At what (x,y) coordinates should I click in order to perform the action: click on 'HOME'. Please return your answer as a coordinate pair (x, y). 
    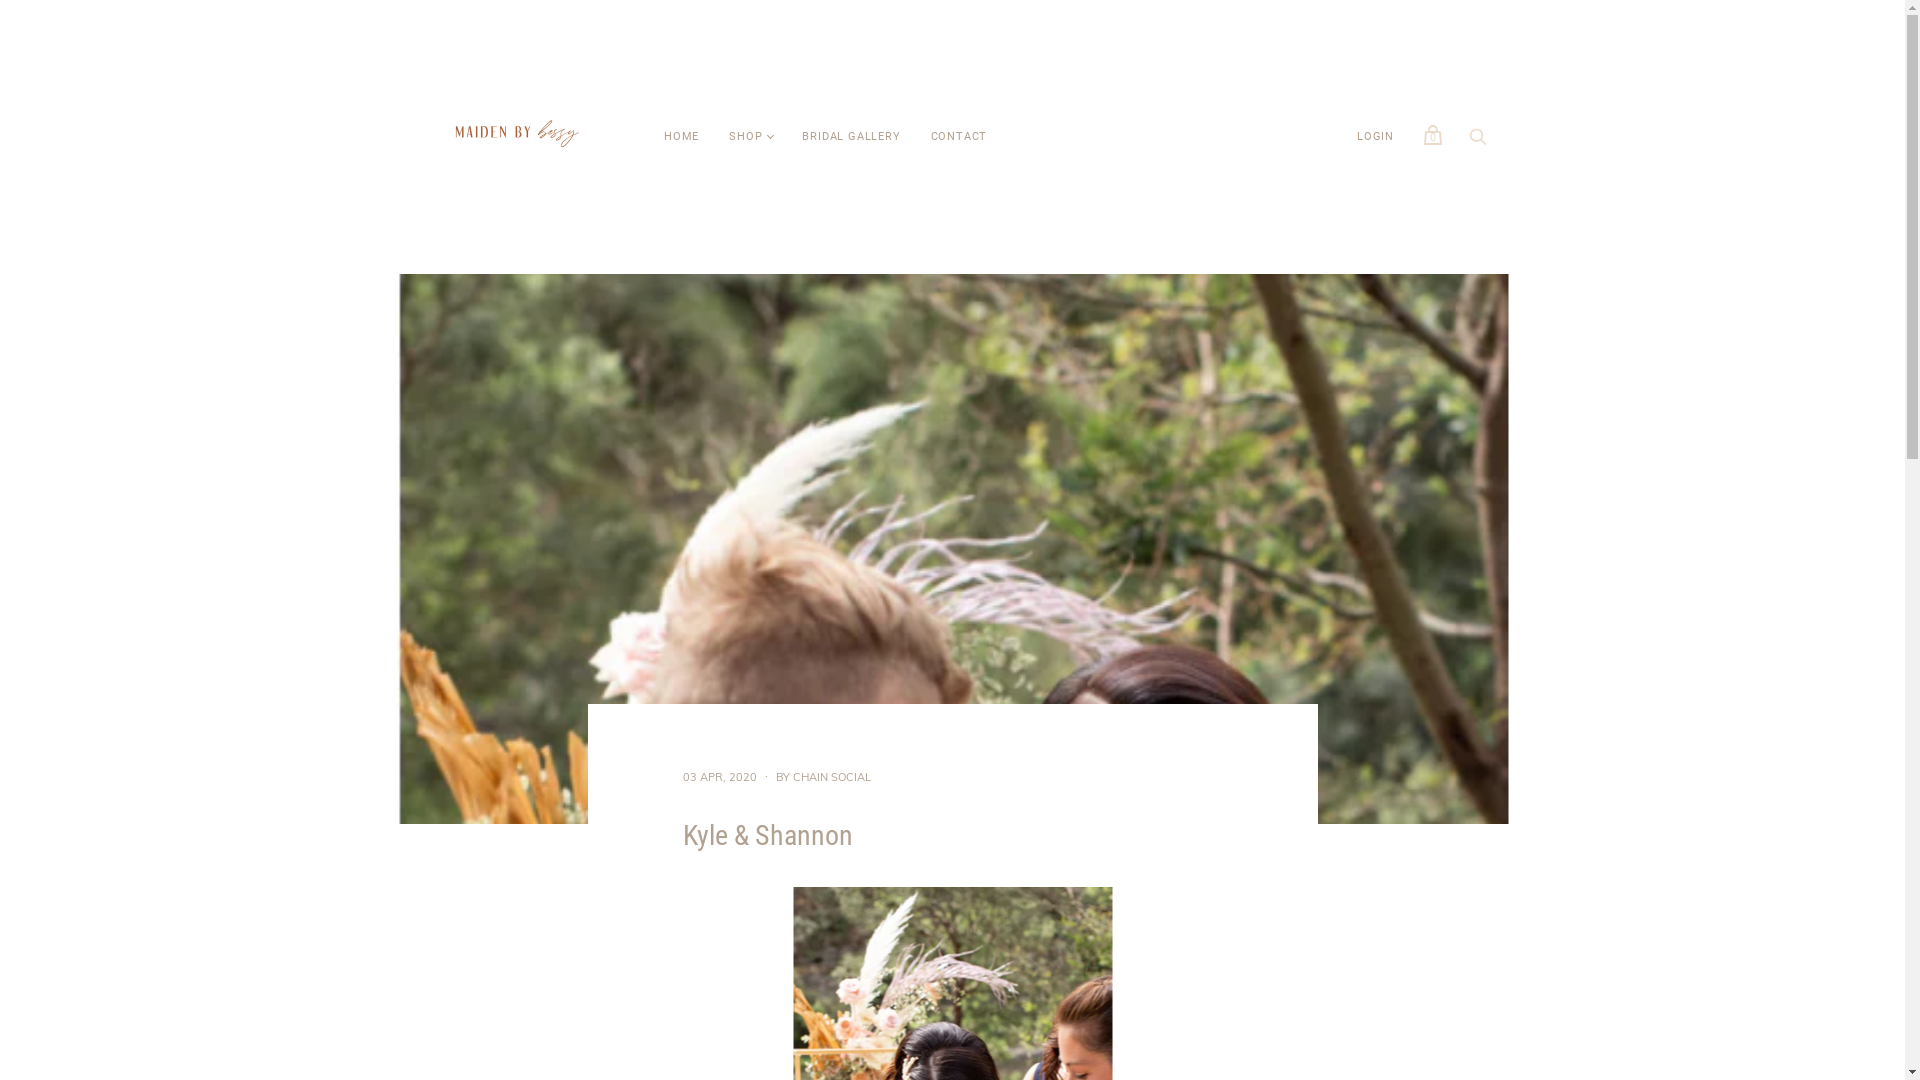
    Looking at the image, I should click on (681, 136).